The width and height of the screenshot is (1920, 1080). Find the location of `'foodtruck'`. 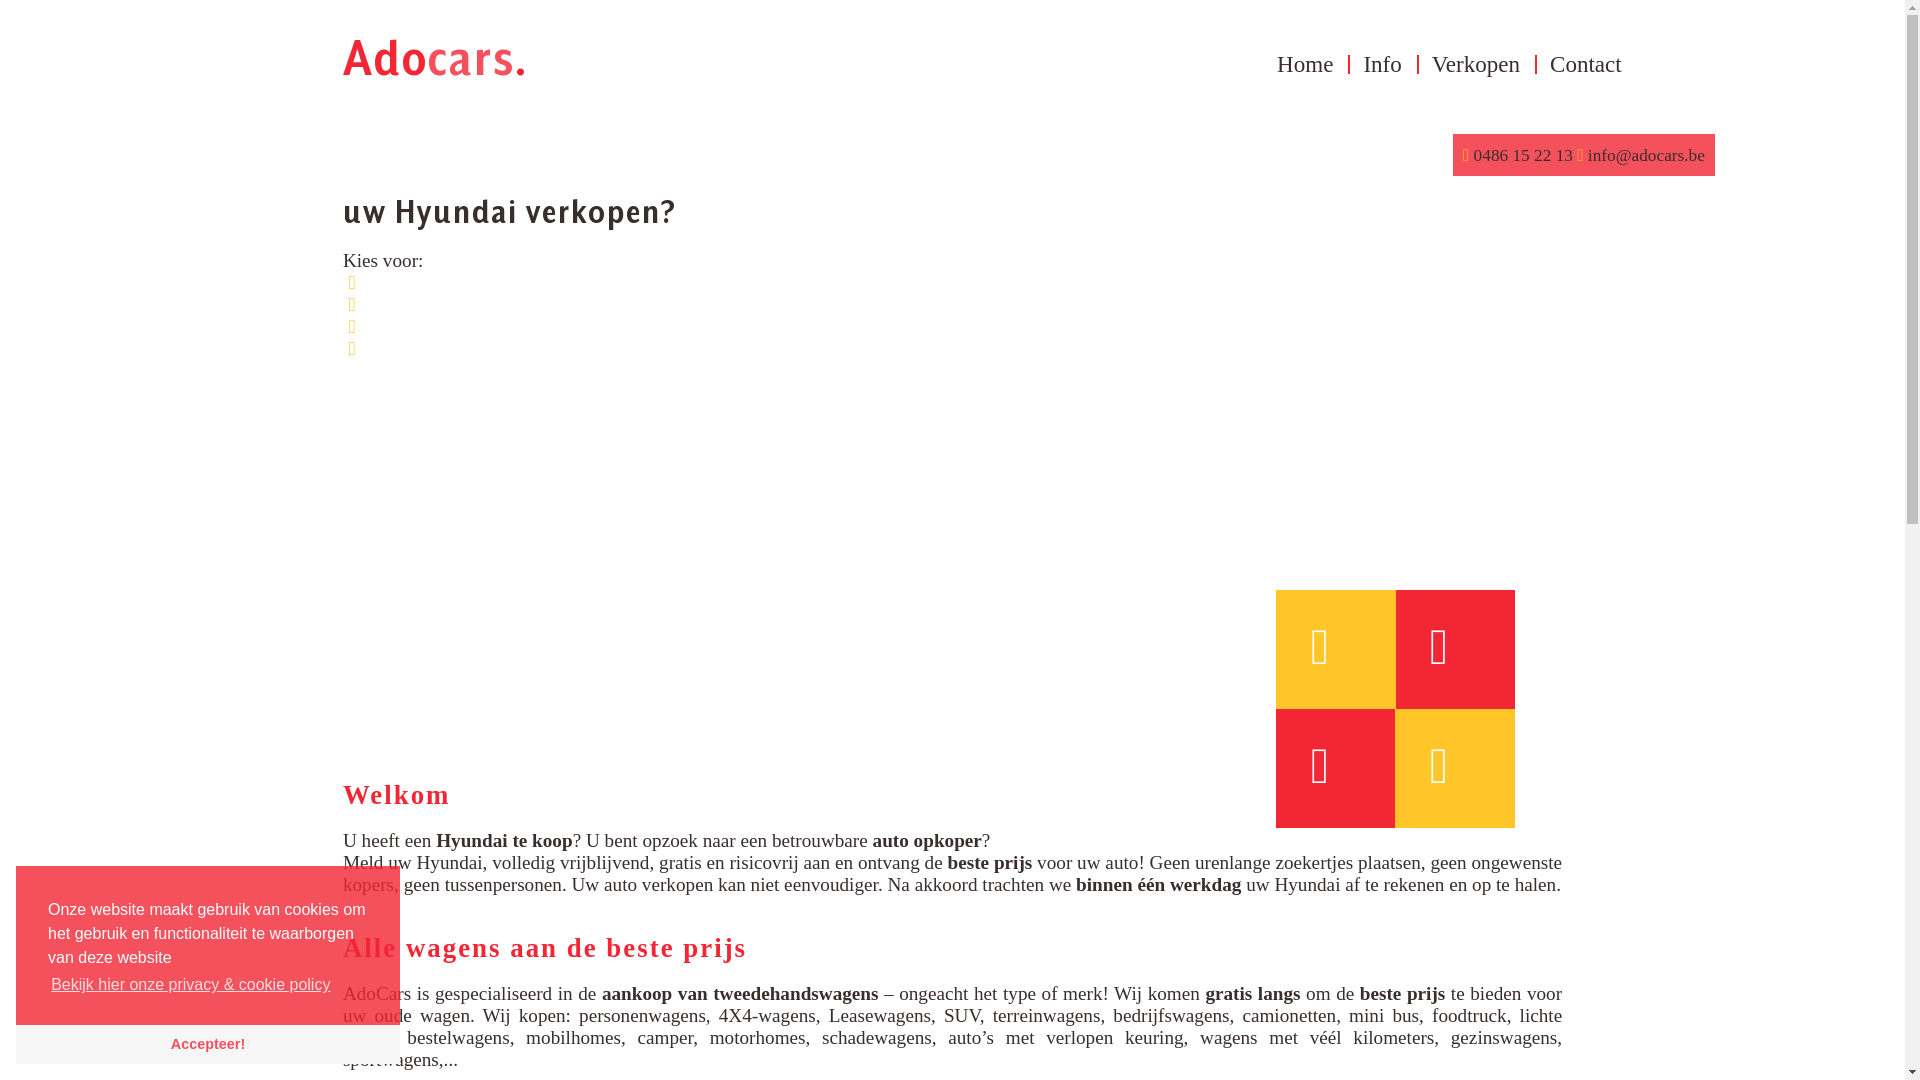

'foodtruck' is located at coordinates (1430, 1015).